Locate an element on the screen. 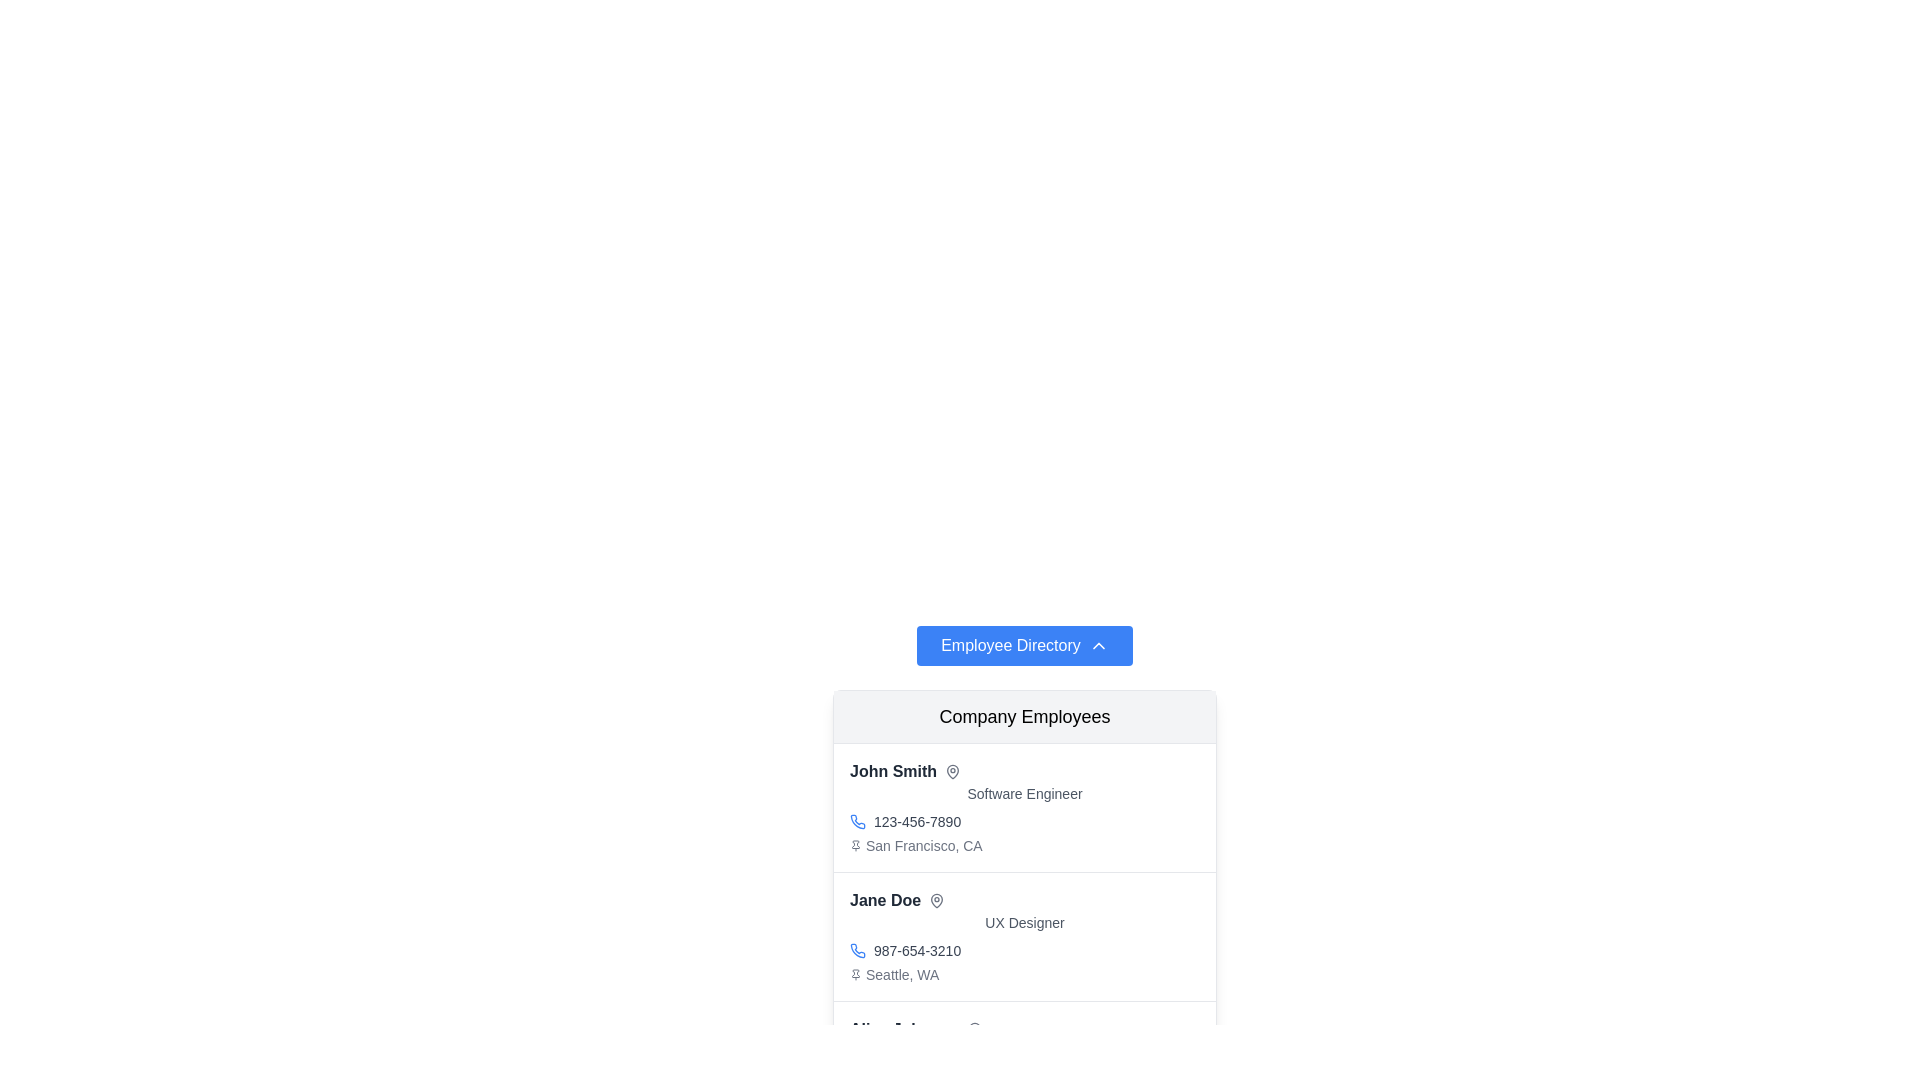 The image size is (1920, 1080). the location information displayed is located at coordinates (1025, 974).